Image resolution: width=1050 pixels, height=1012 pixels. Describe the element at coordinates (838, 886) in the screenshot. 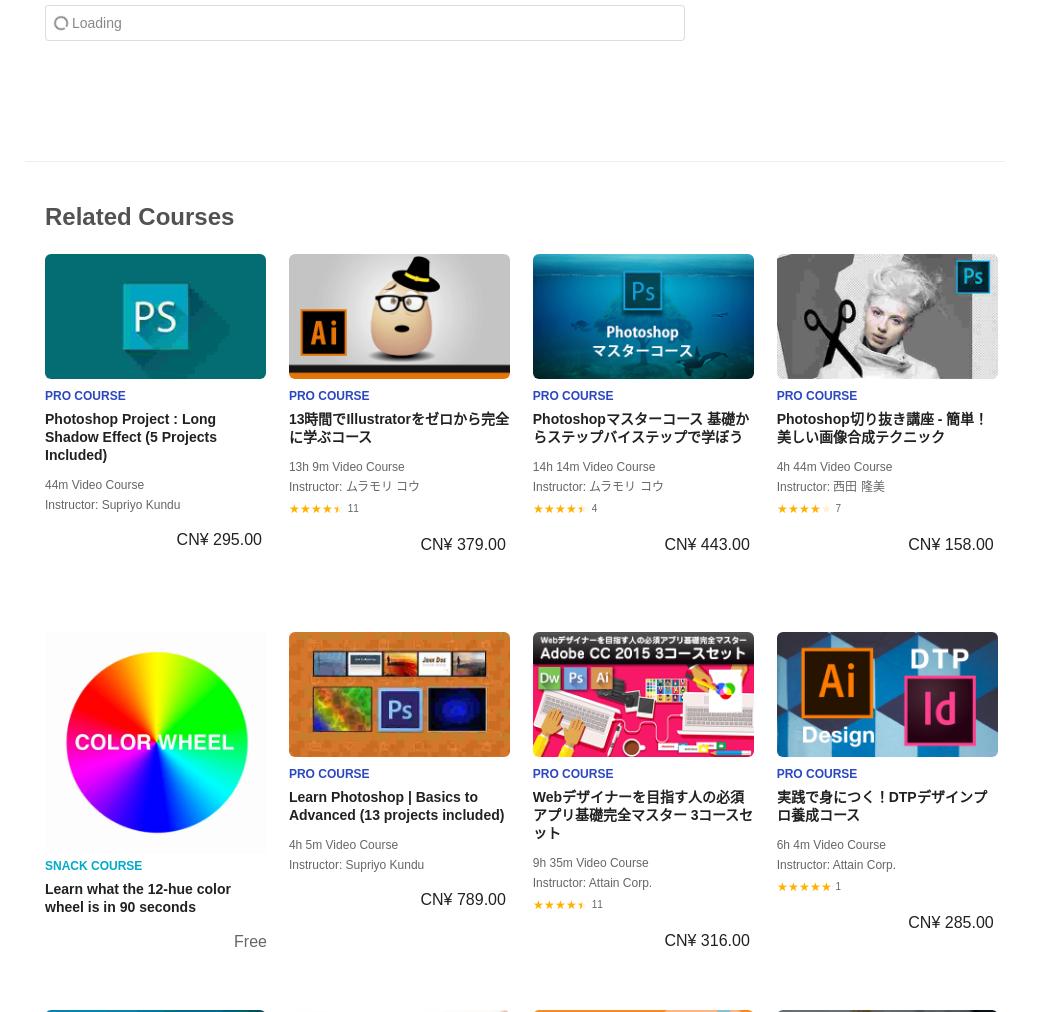

I see `'1'` at that location.